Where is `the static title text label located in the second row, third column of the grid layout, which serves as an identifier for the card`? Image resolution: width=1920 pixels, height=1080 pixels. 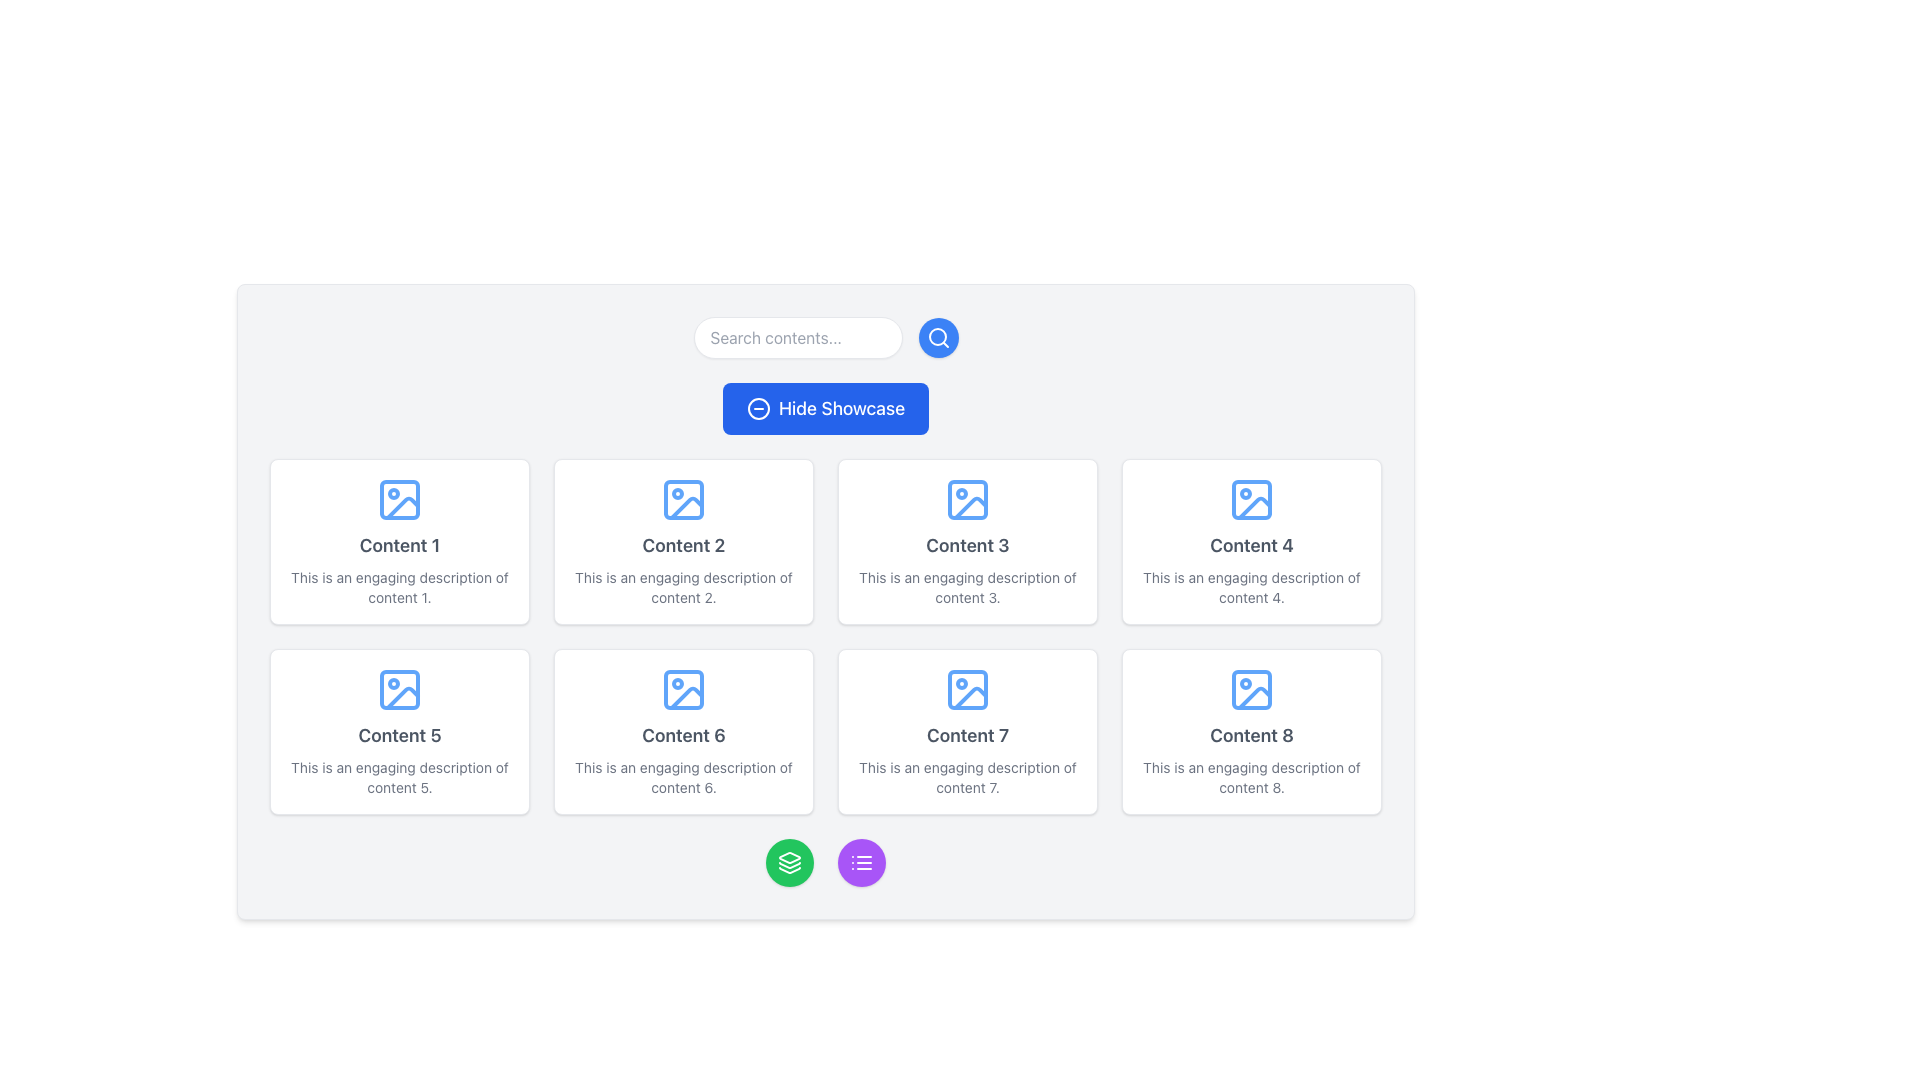 the static title text label located in the second row, third column of the grid layout, which serves as an identifier for the card is located at coordinates (968, 736).